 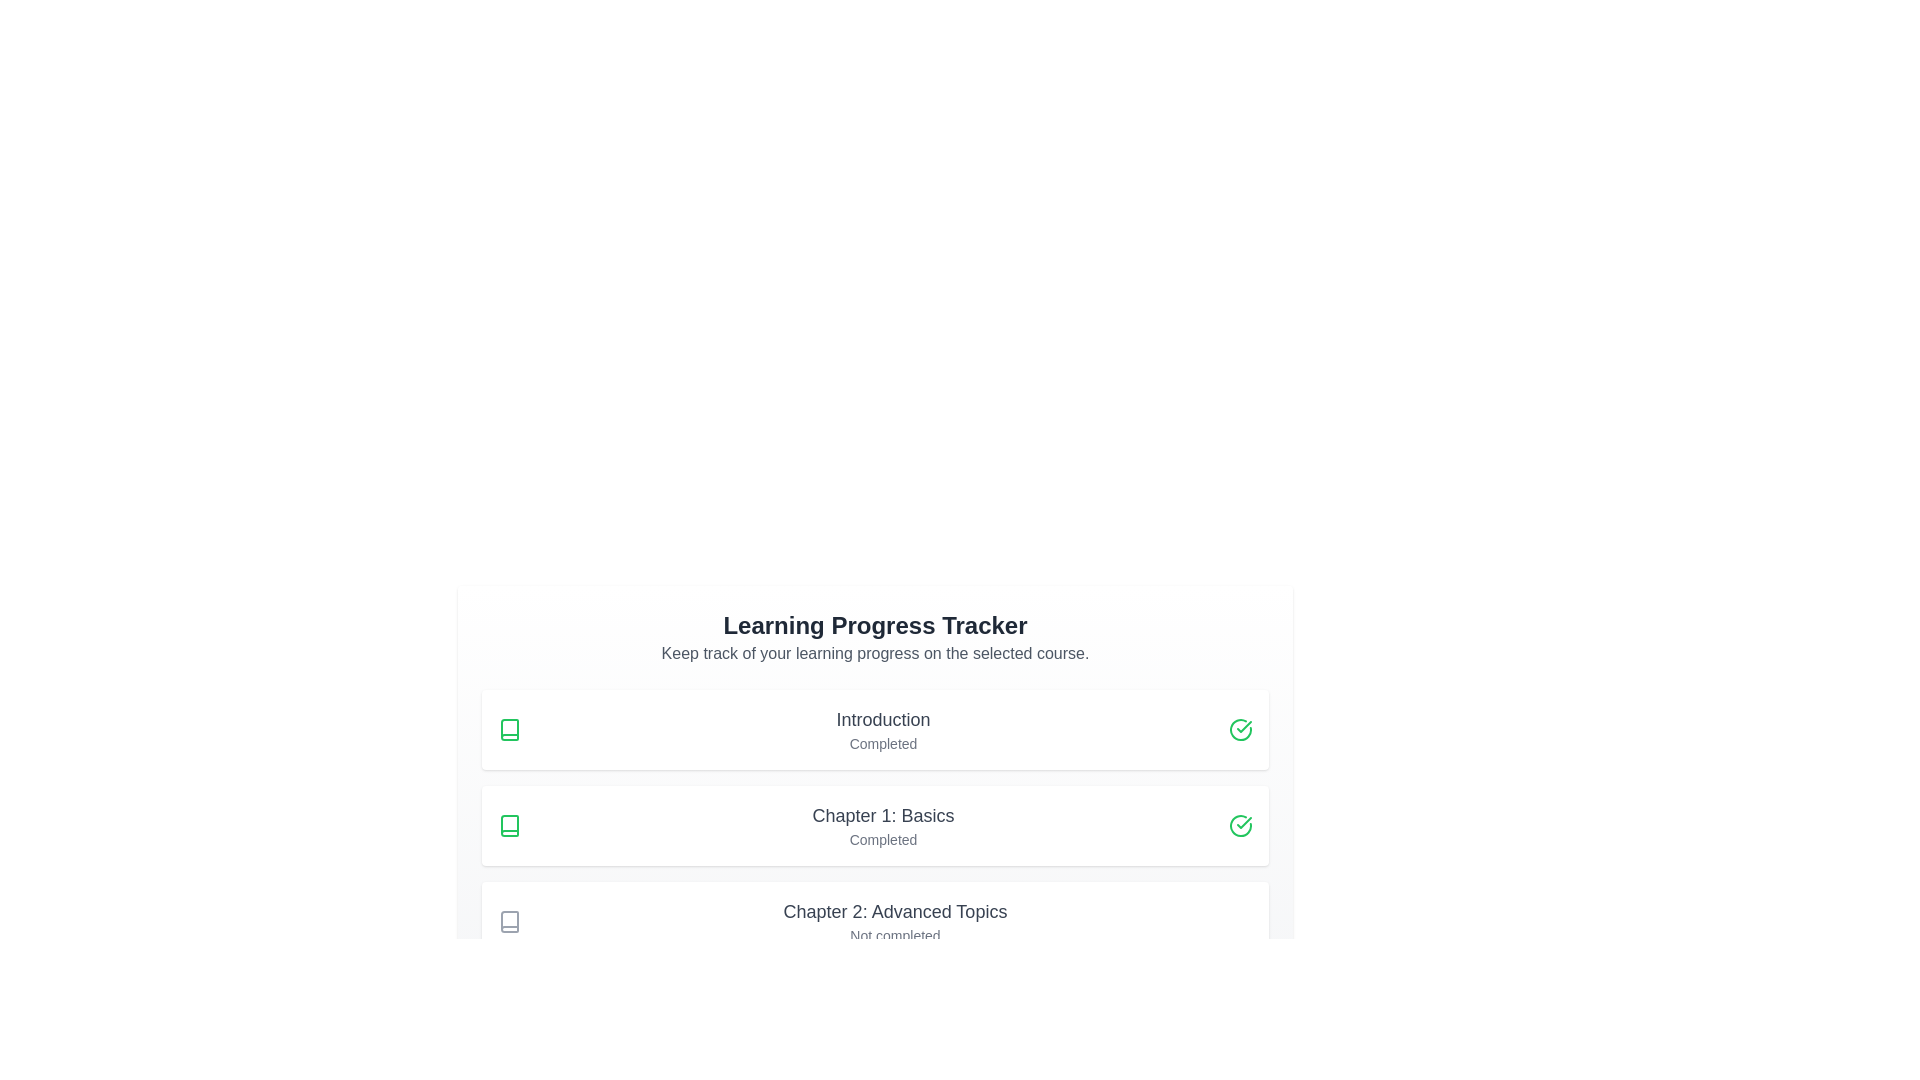 I want to click on the 'Introduction' text label in the Learning Progress Tracker interface, which is styled with a medium-sized bold gray font and is centrally aligned within its white background, located above the 'Completed' text, so click(x=882, y=720).